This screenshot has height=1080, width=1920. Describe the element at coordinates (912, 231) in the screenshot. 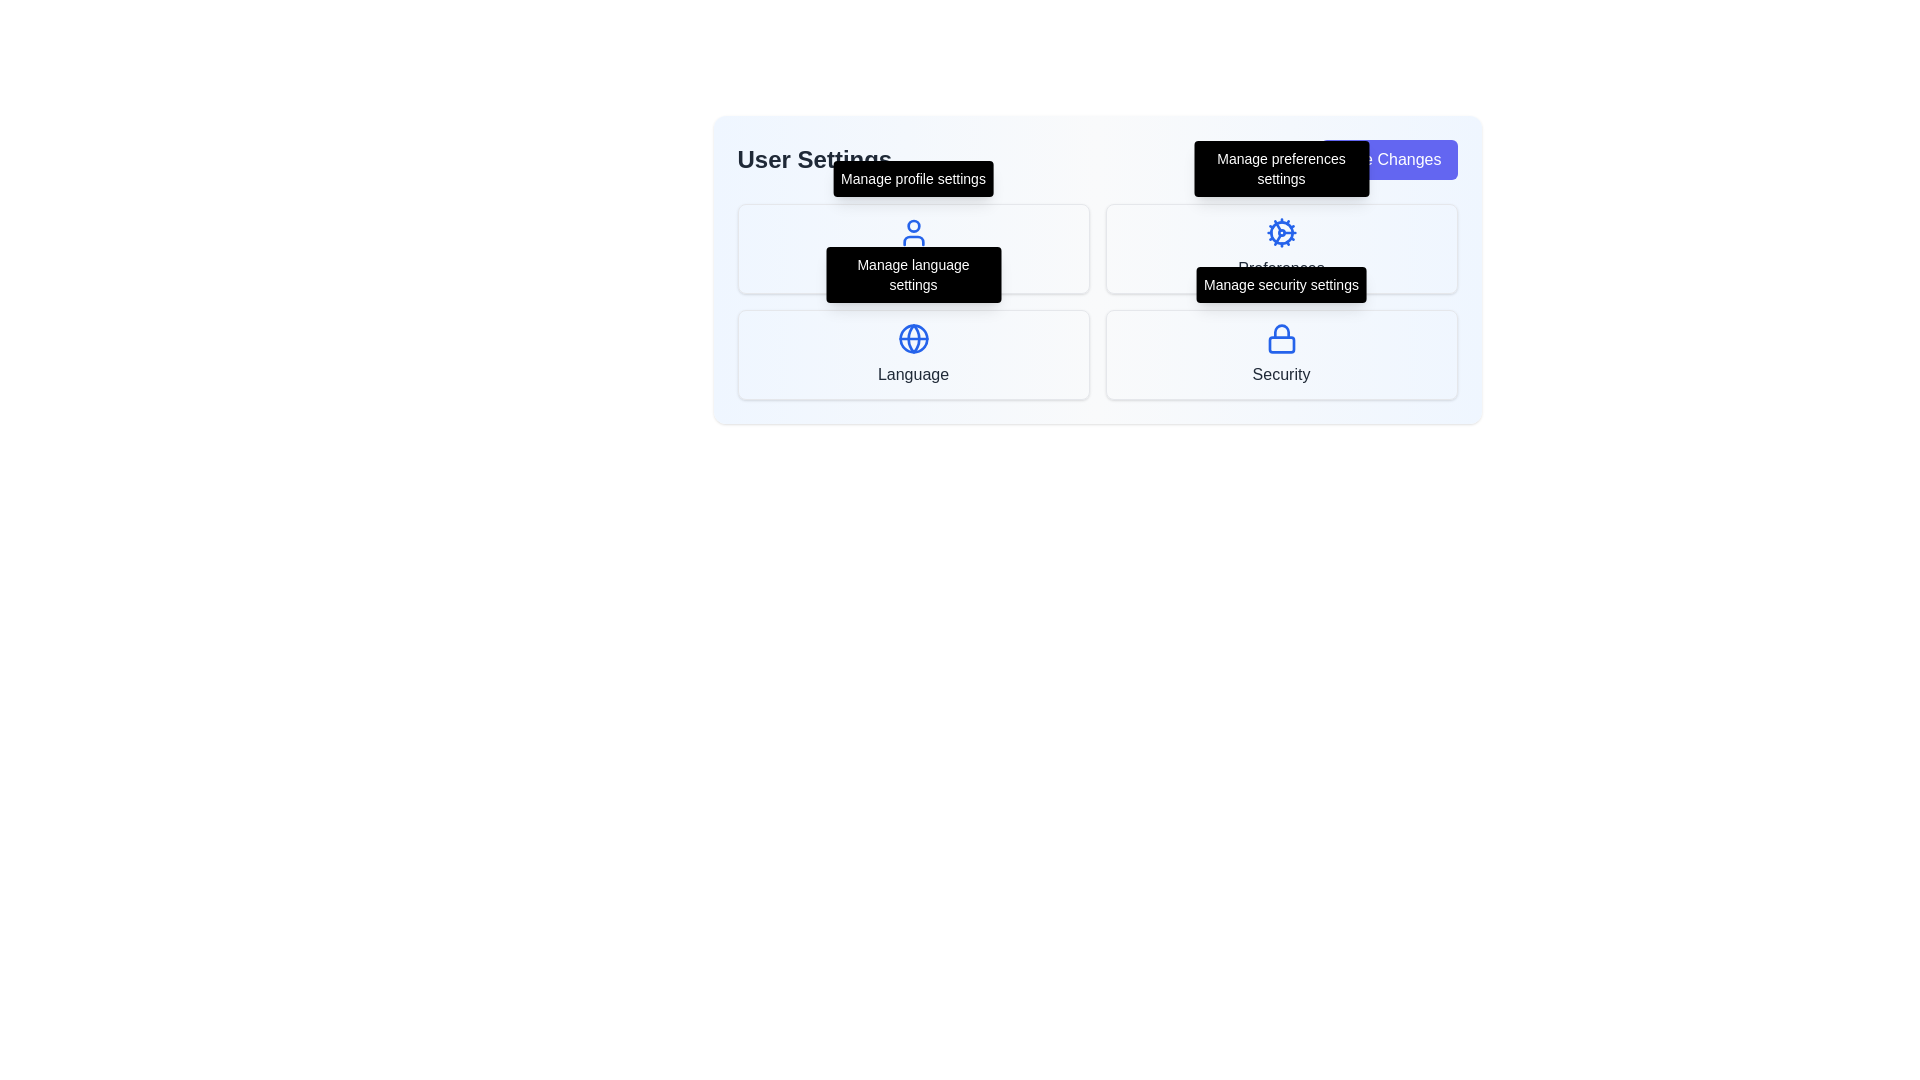

I see `the blue user silhouette icon located in the upper-left section of the grid layout above the 'Profile' text` at that location.